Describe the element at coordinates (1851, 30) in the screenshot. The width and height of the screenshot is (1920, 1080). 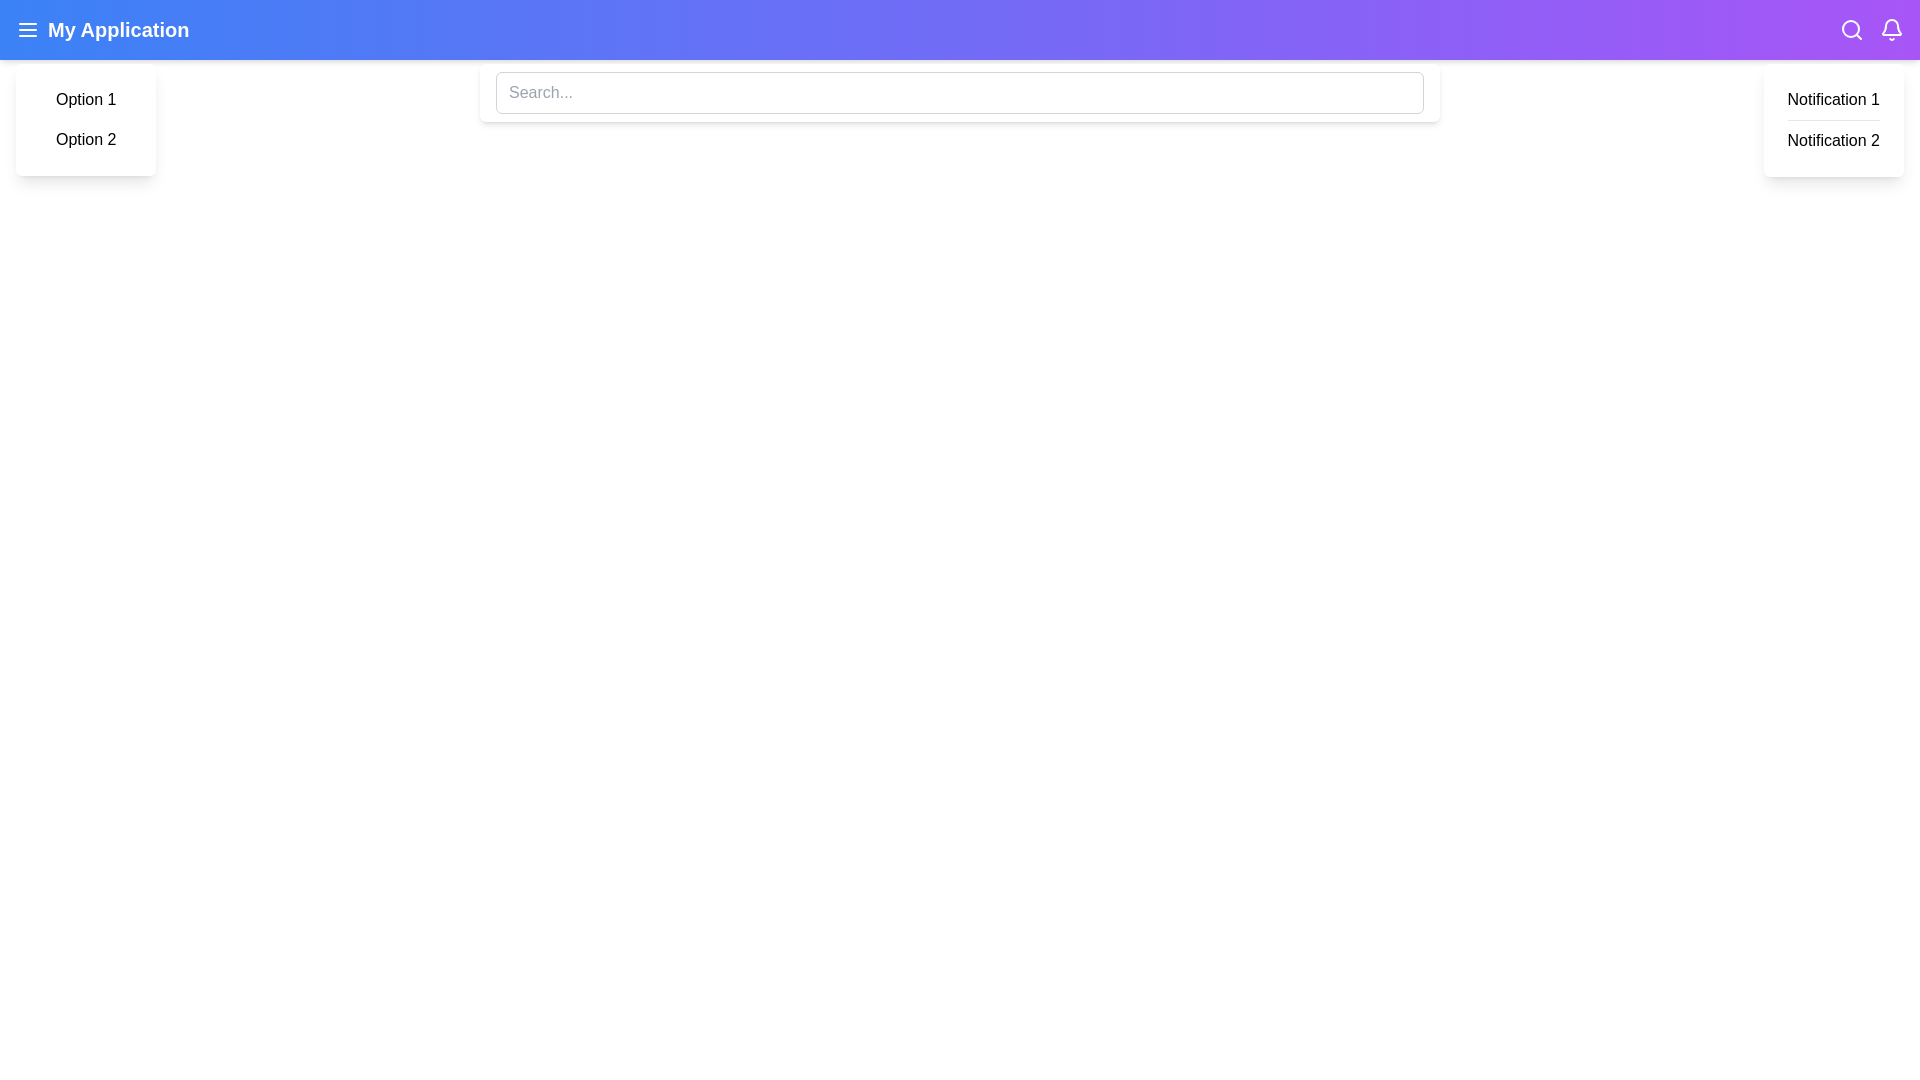
I see `the search icon resembling a magnifying glass located at the top-right corner of the application interface to initiate a search action` at that location.